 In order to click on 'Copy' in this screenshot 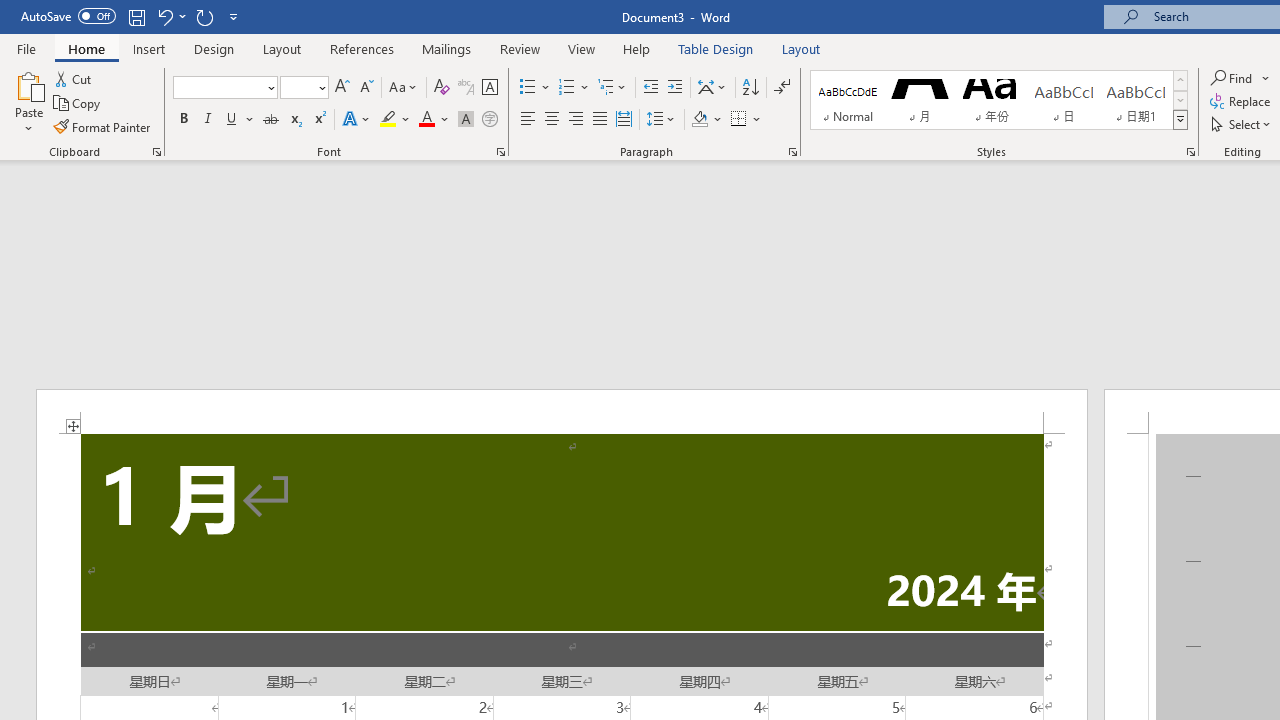, I will do `click(78, 103)`.